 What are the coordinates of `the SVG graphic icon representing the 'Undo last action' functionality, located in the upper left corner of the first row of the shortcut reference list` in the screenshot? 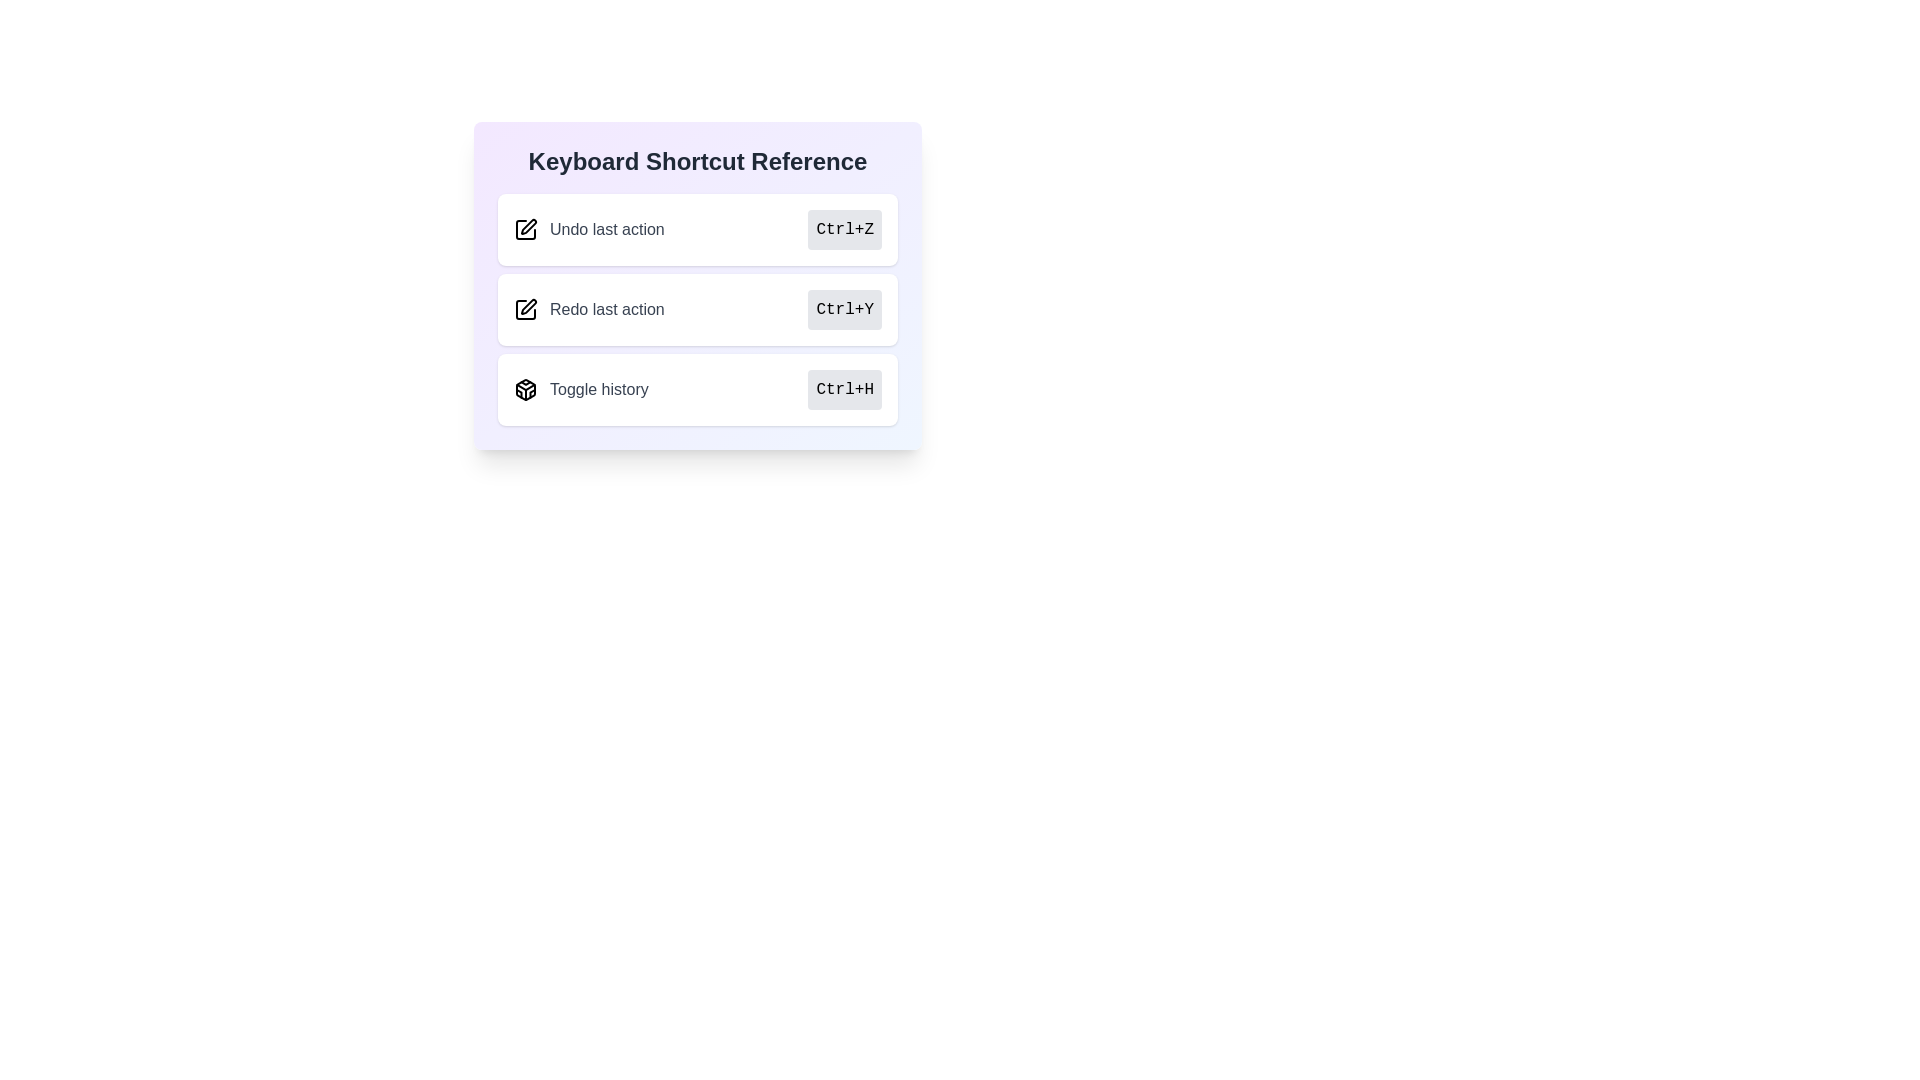 It's located at (526, 229).